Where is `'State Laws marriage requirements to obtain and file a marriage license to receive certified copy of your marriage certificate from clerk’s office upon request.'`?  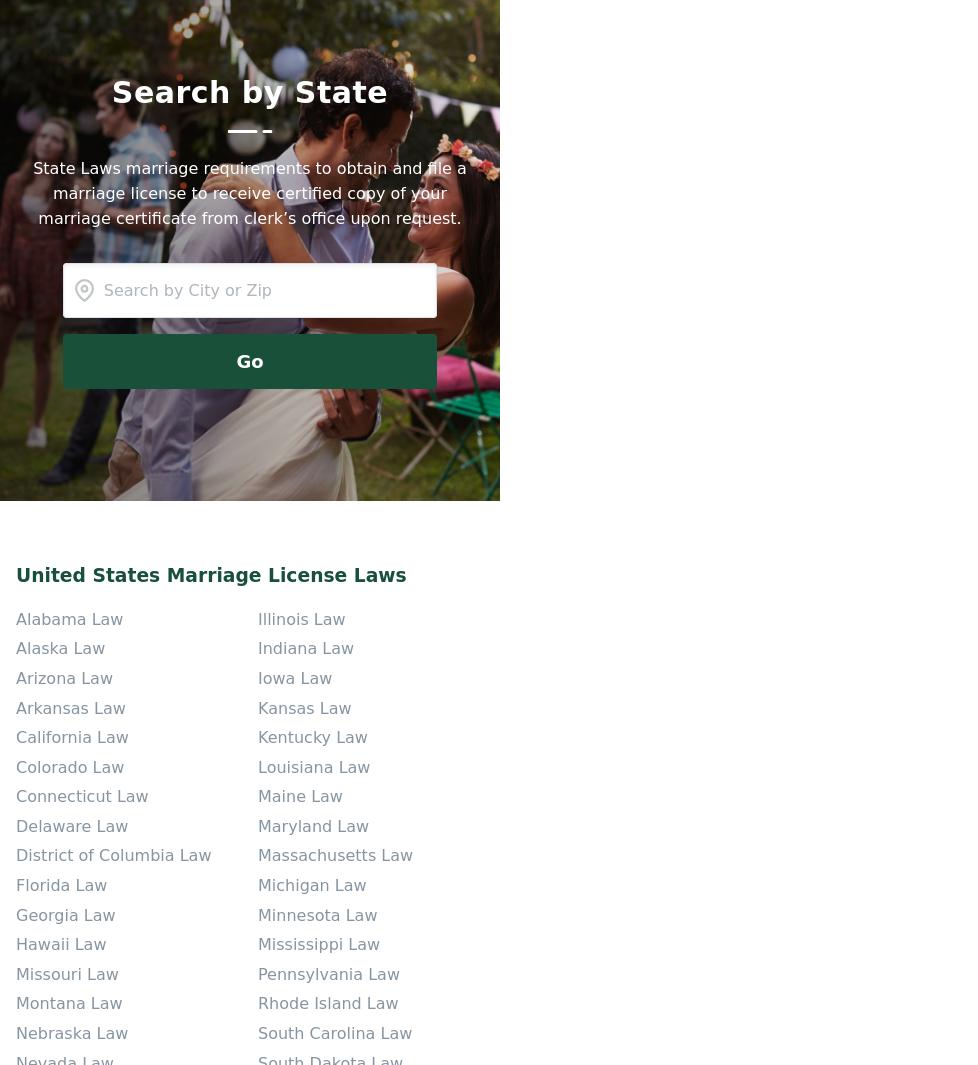
'State Laws marriage requirements to obtain and file a marriage license to receive certified copy of your marriage certificate from clerk’s office upon request.' is located at coordinates (248, 191).